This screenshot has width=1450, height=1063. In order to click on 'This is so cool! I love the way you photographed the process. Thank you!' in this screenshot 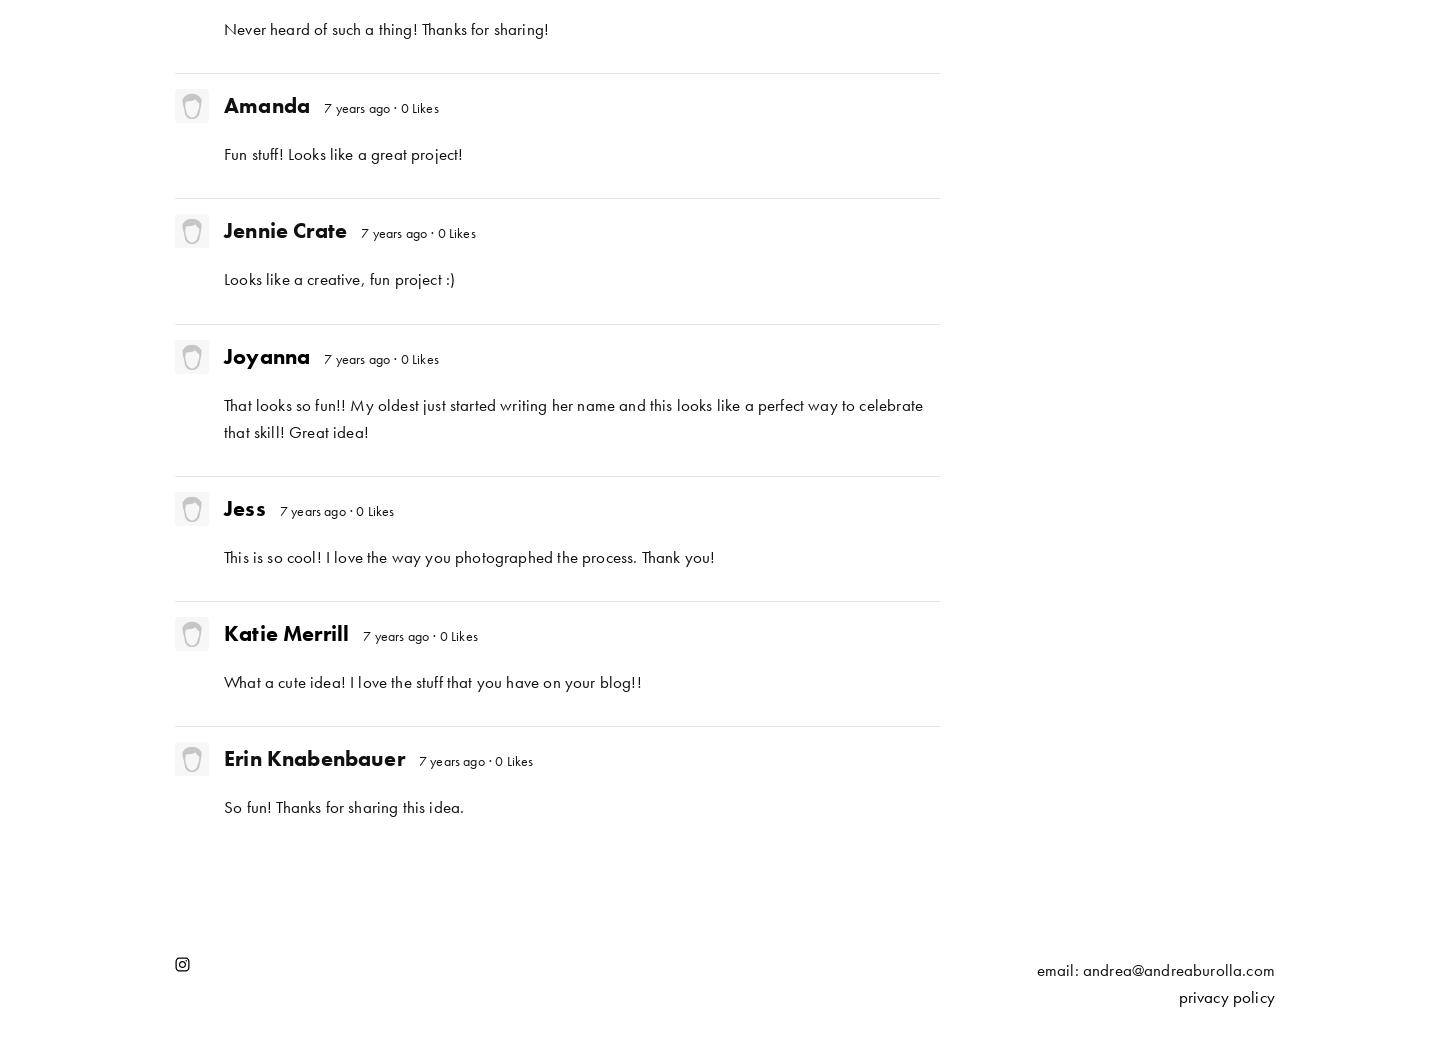, I will do `click(468, 554)`.